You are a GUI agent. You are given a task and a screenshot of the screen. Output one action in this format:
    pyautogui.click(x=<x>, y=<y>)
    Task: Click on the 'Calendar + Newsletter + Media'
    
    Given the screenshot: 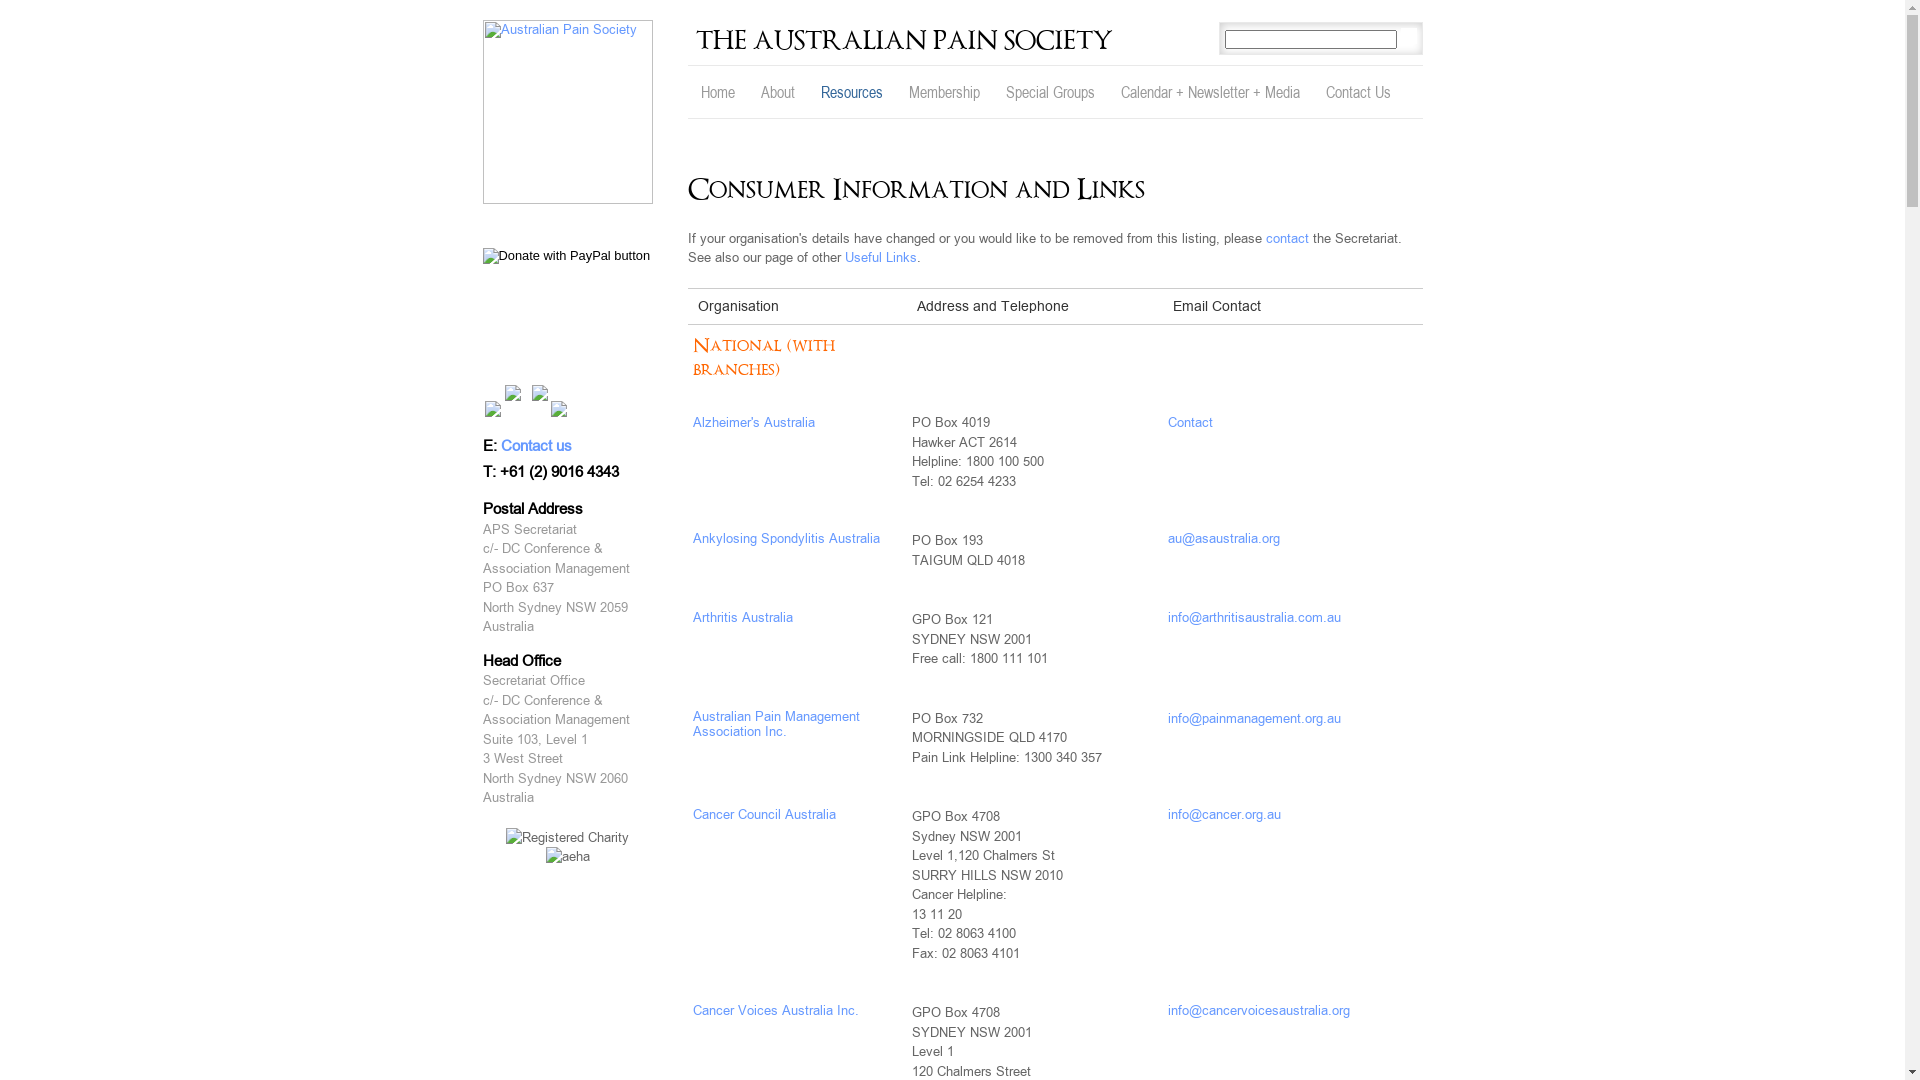 What is the action you would take?
    pyautogui.click(x=1209, y=92)
    